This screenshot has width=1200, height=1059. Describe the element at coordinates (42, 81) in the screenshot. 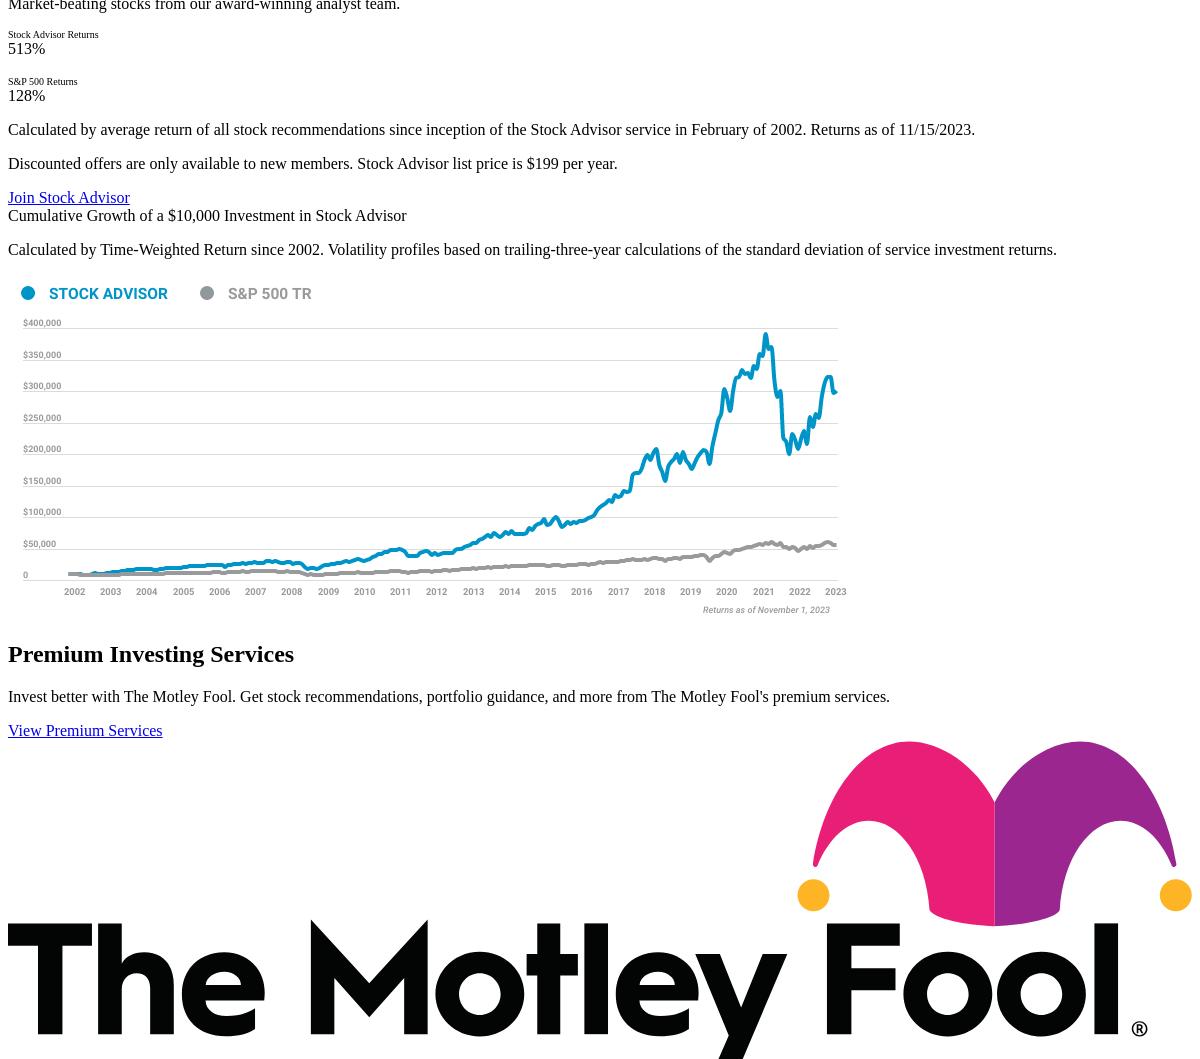

I see `'S&P 500 Returns'` at that location.